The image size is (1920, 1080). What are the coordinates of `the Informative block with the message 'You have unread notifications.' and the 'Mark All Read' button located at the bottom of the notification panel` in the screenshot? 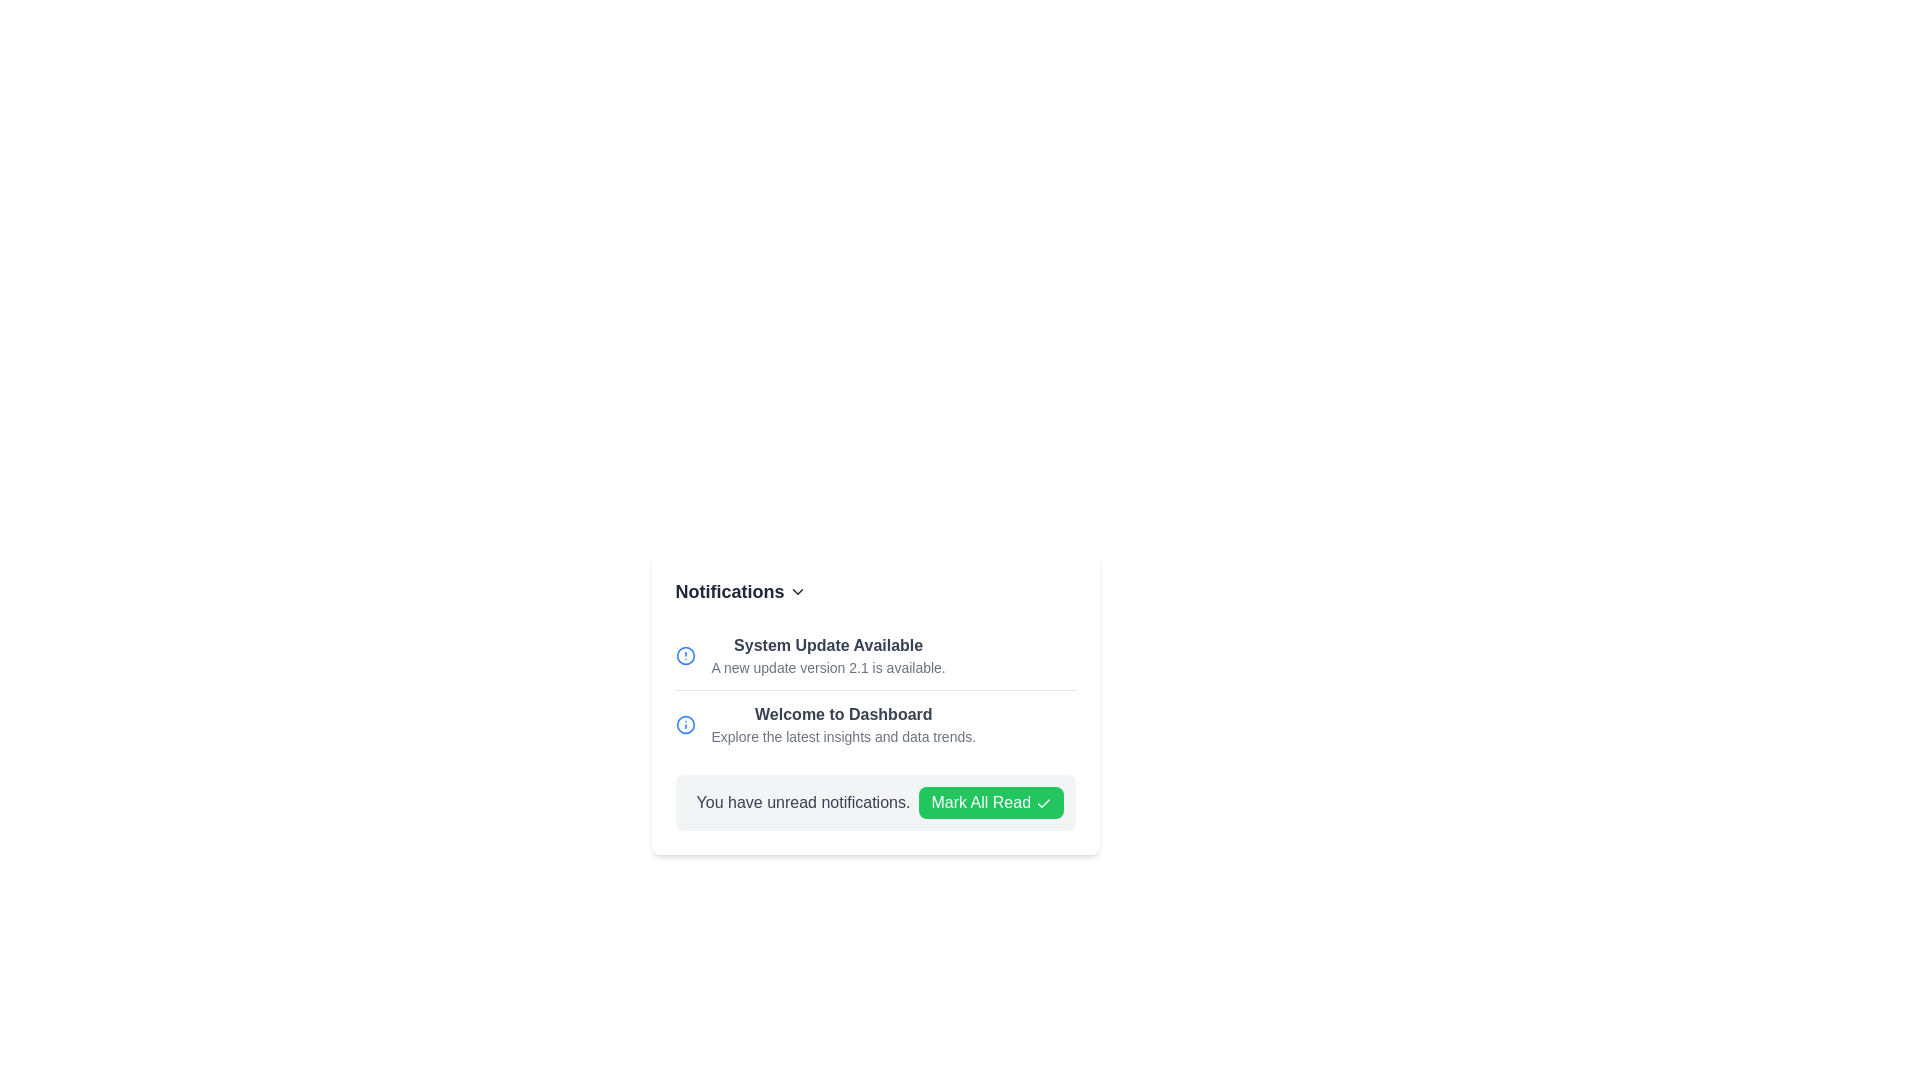 It's located at (875, 801).